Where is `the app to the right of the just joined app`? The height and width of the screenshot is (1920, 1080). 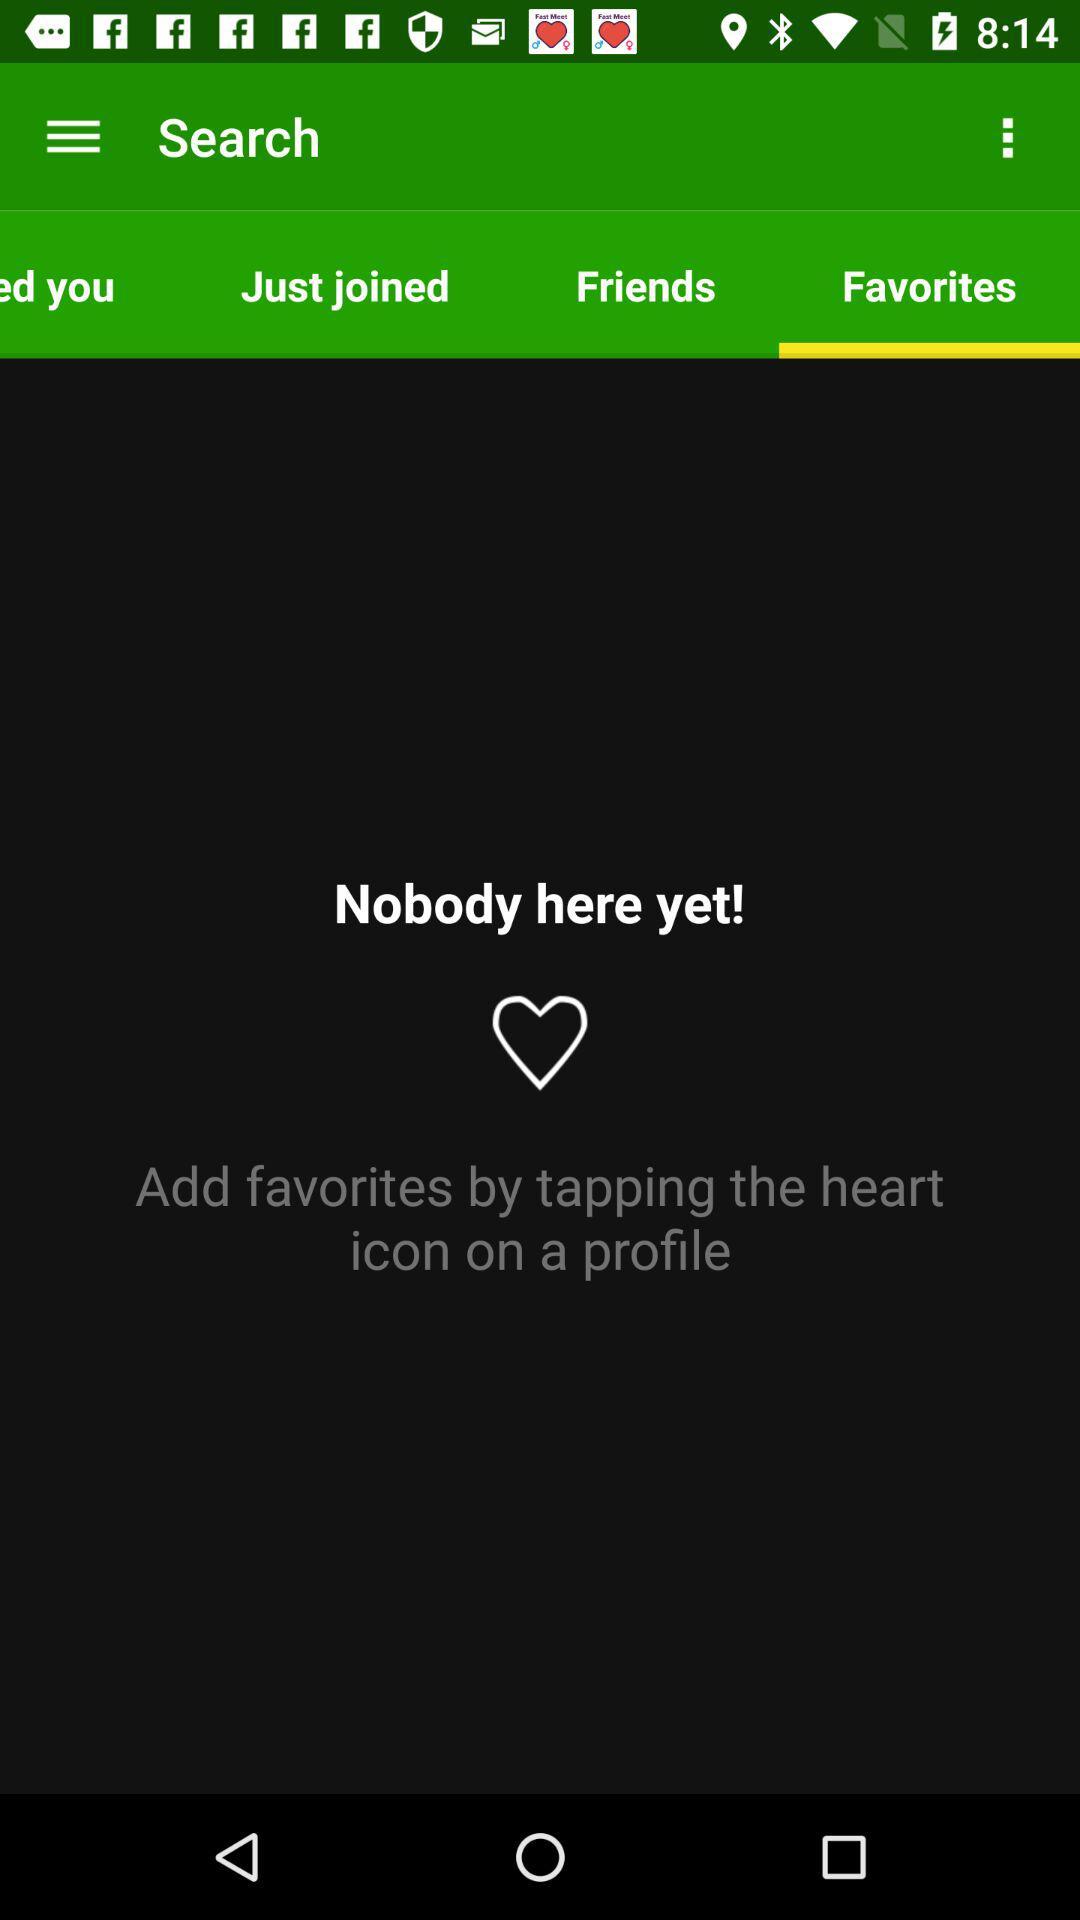 the app to the right of the just joined app is located at coordinates (646, 283).